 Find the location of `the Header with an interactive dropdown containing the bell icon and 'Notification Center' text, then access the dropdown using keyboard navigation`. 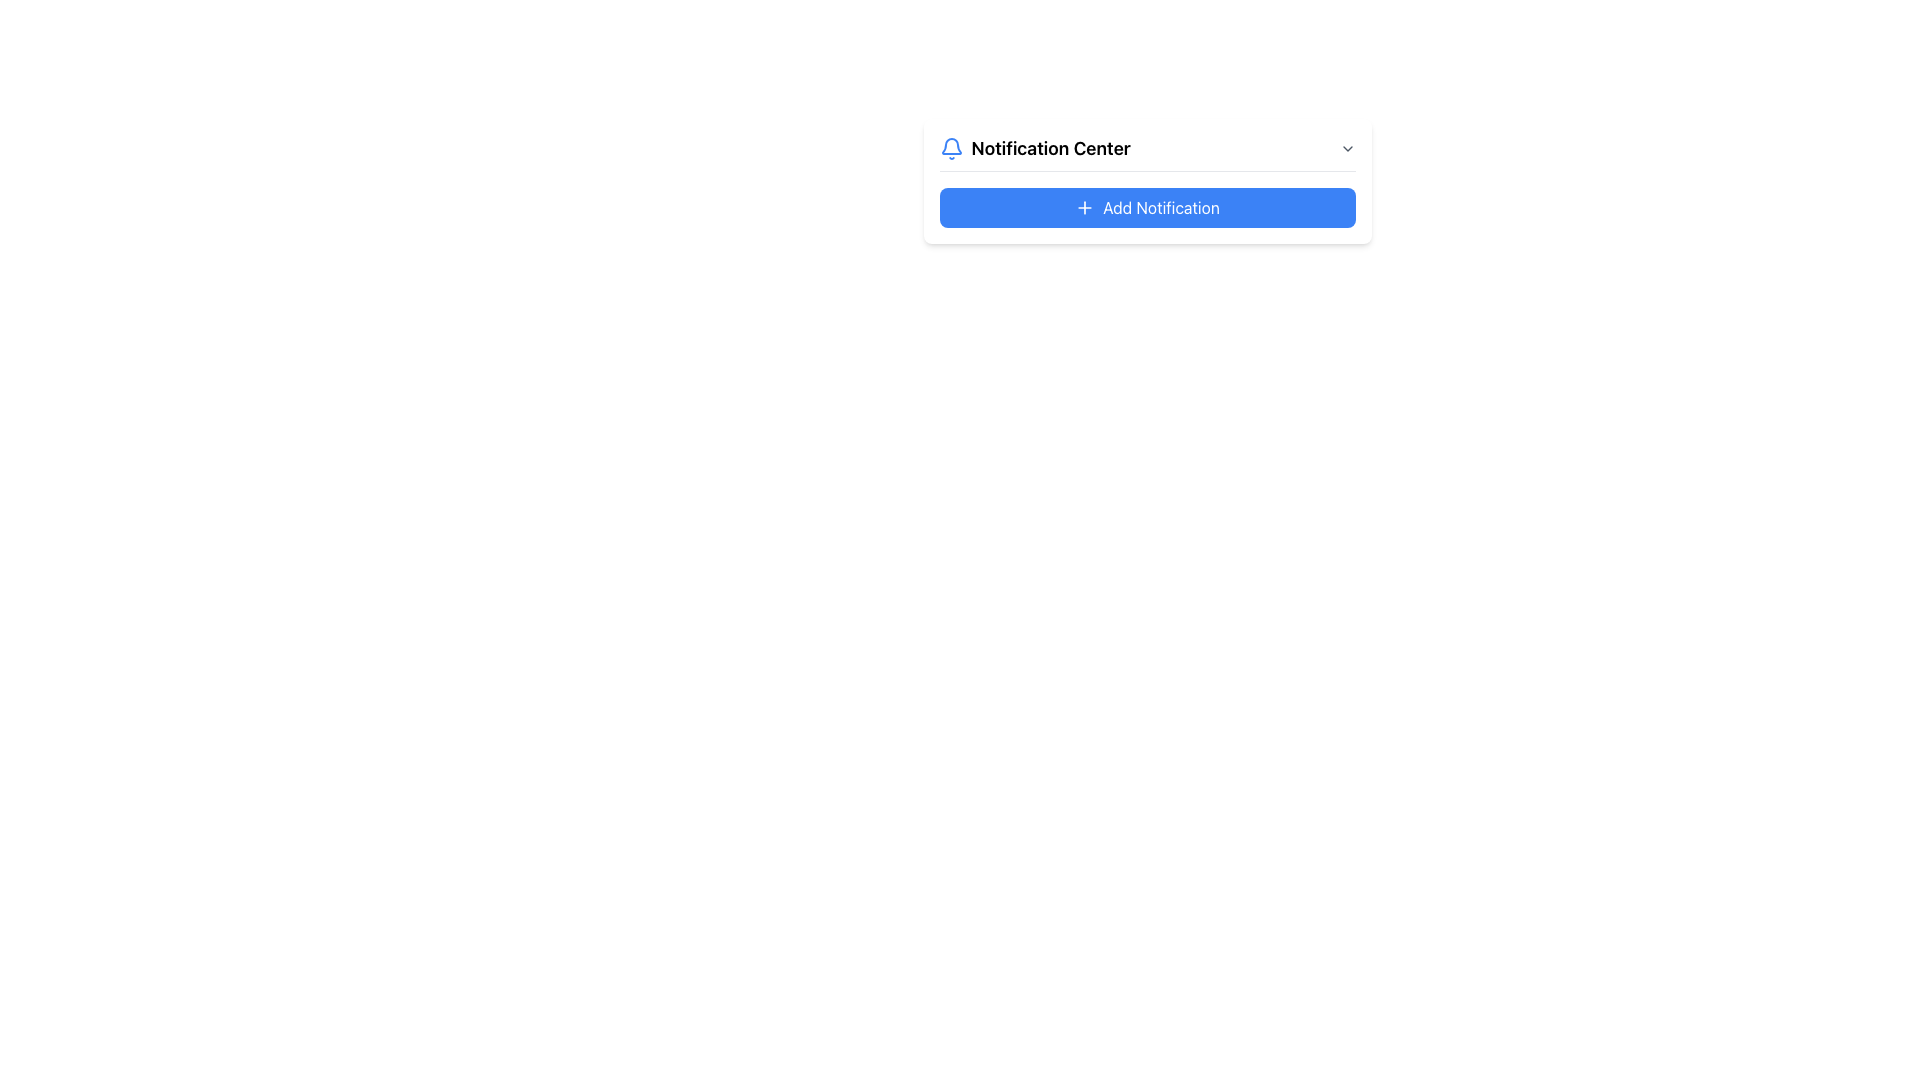

the Header with an interactive dropdown containing the bell icon and 'Notification Center' text, then access the dropdown using keyboard navigation is located at coordinates (1147, 152).